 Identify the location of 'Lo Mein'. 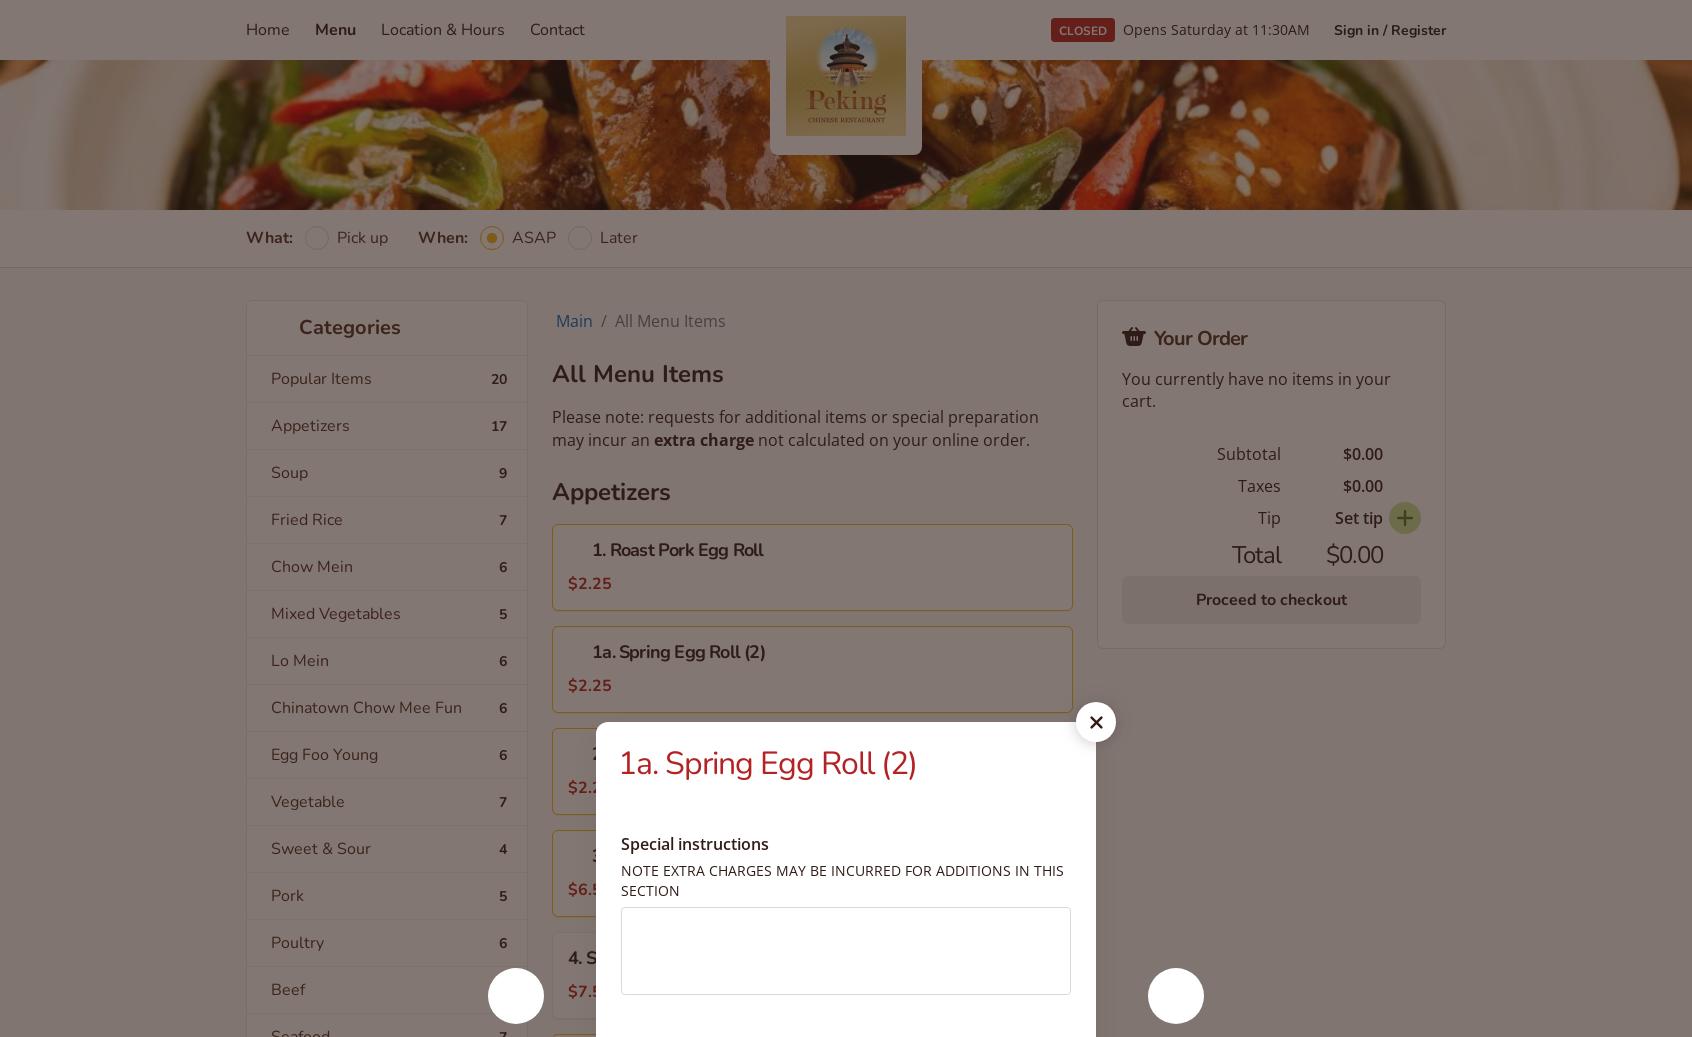
(298, 660).